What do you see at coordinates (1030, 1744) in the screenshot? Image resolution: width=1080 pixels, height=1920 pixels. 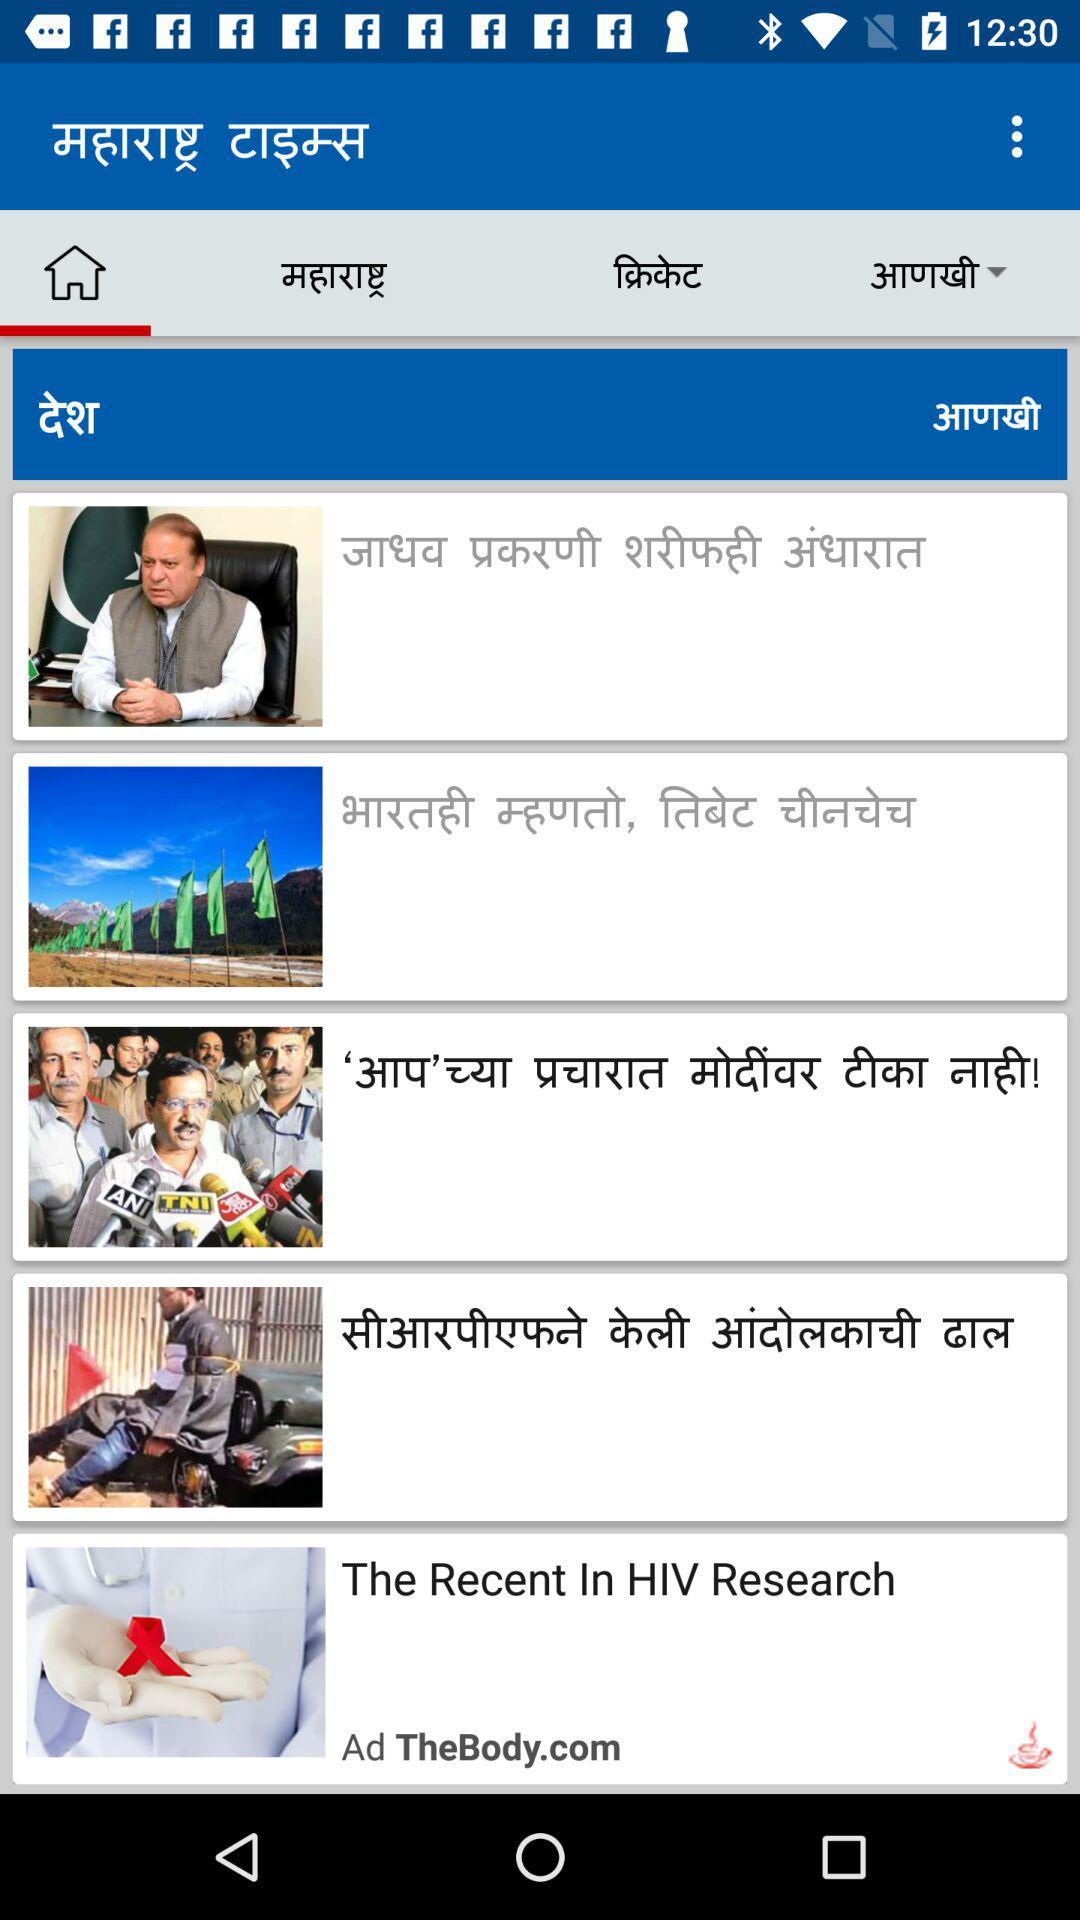 I see `the image icon at right side bottom of the page` at bounding box center [1030, 1744].